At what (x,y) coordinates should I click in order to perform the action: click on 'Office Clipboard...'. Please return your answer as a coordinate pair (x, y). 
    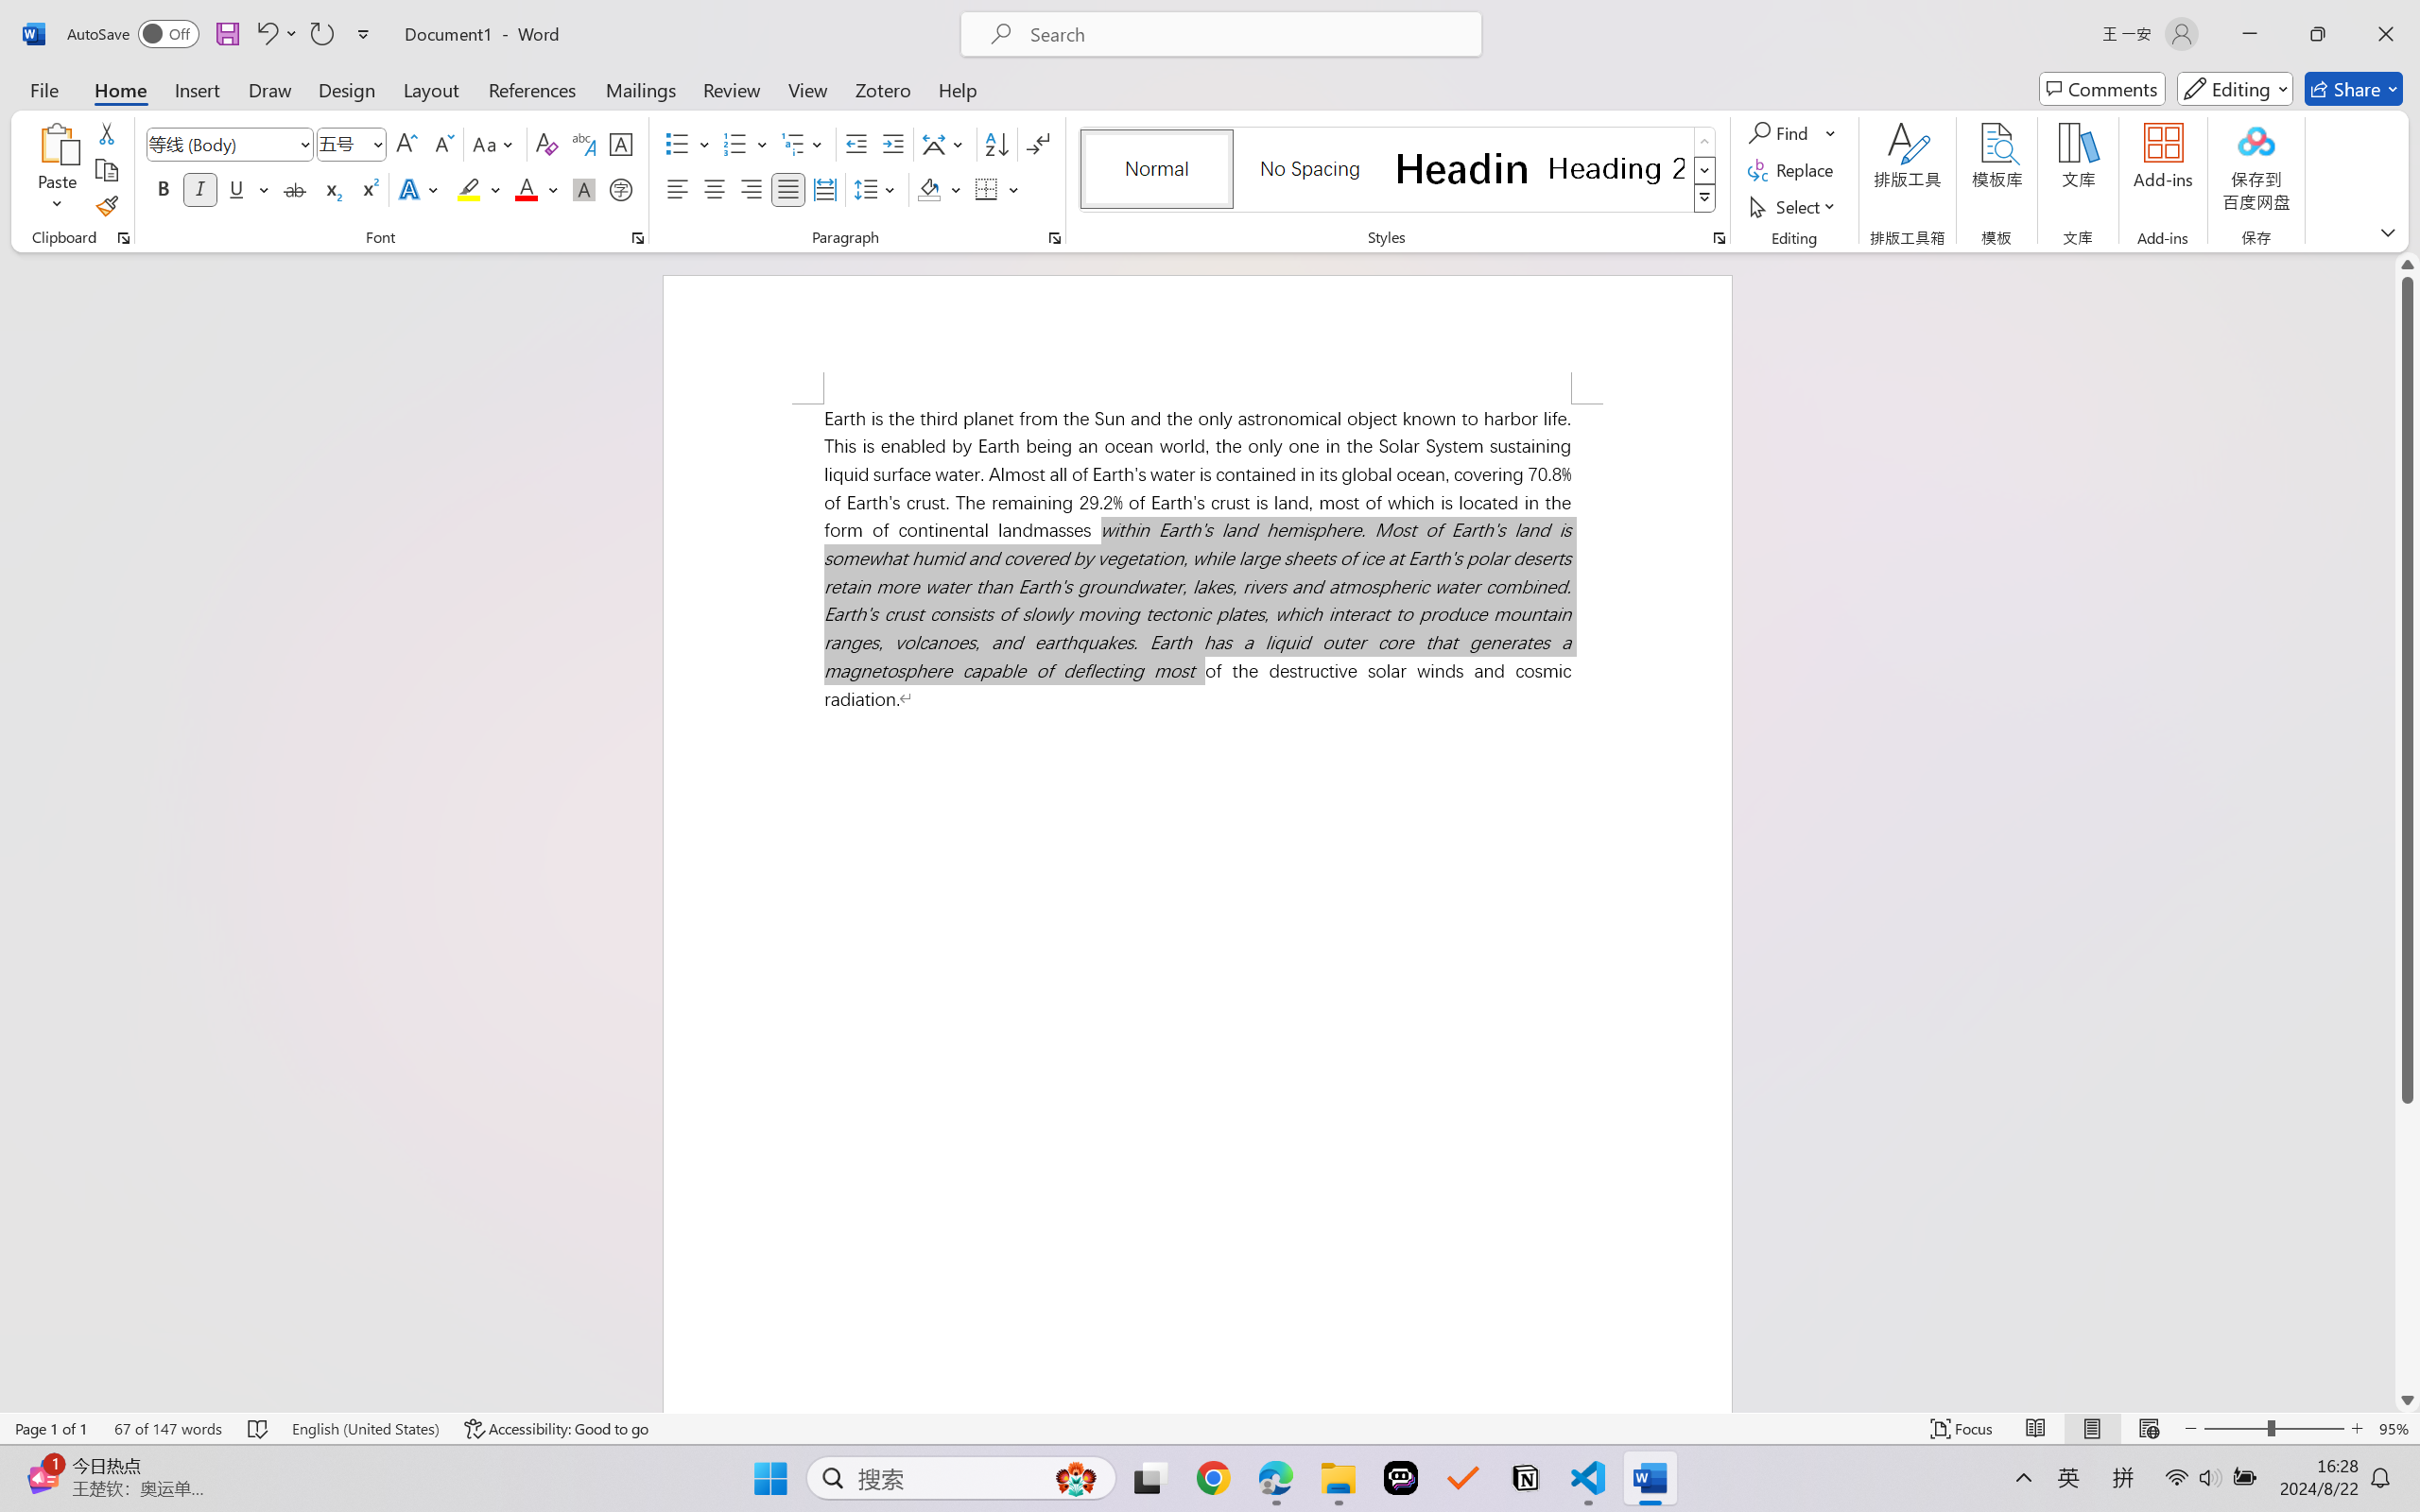
    Looking at the image, I should click on (122, 237).